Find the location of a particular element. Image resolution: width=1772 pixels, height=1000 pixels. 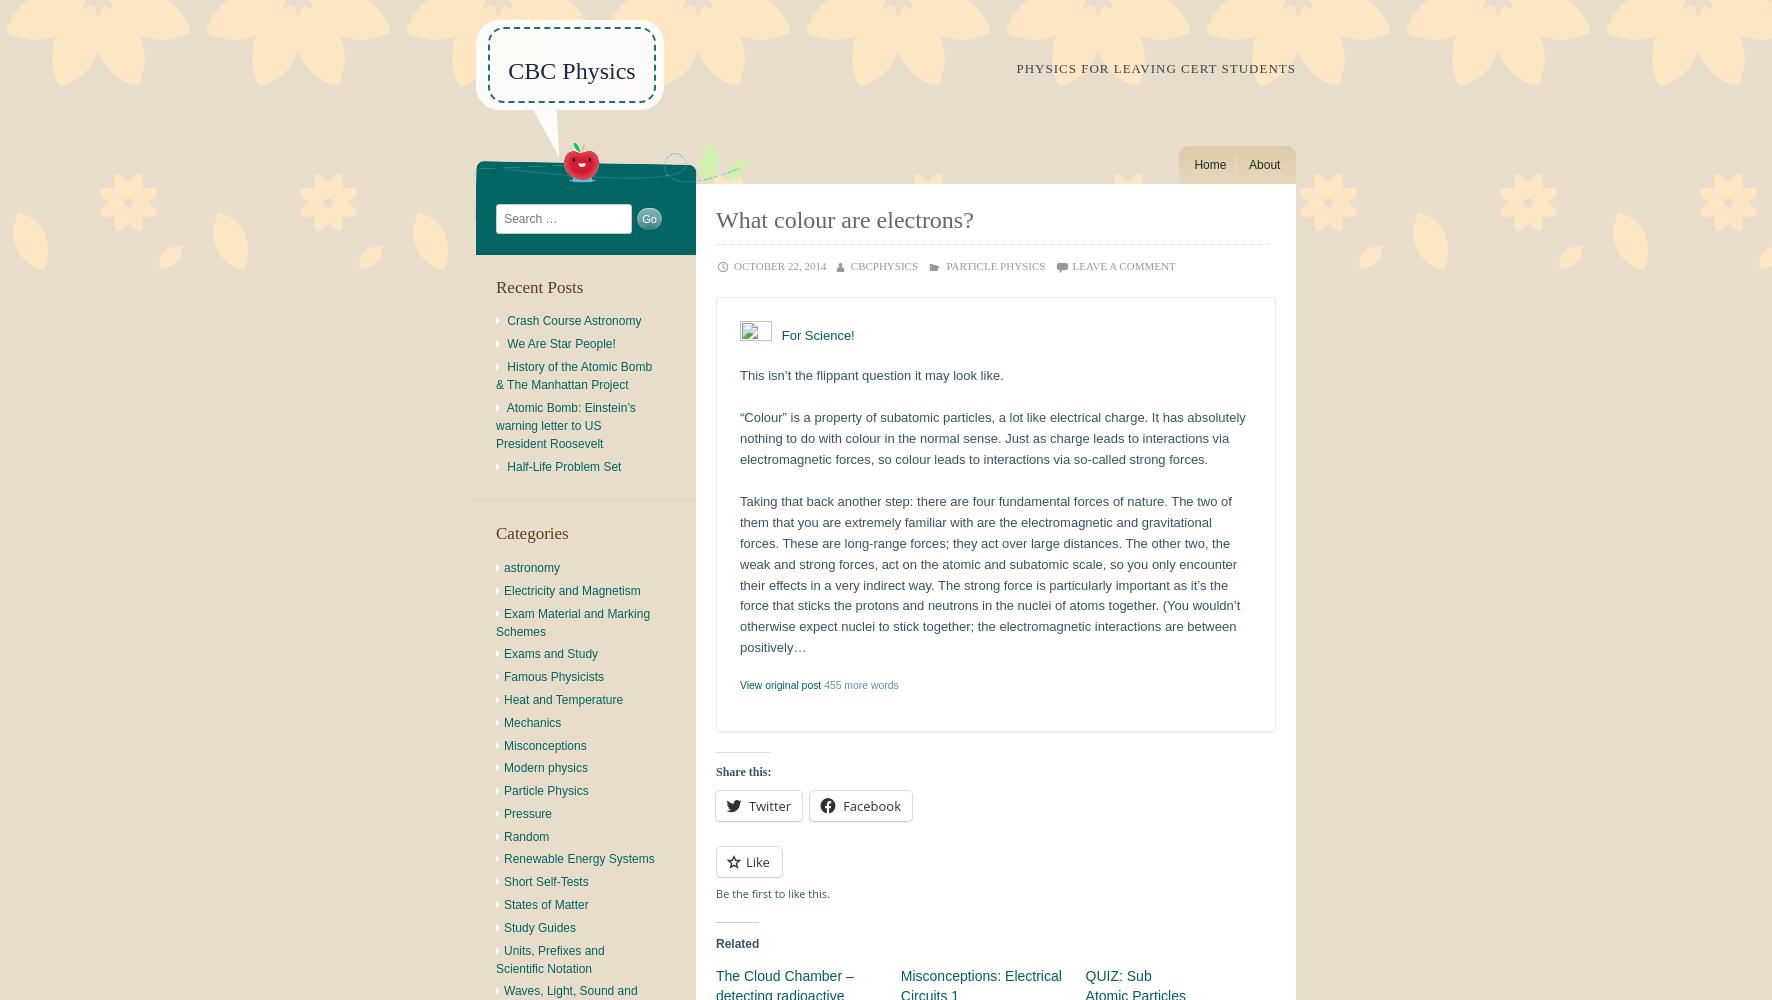

'CBC Physics' is located at coordinates (571, 70).